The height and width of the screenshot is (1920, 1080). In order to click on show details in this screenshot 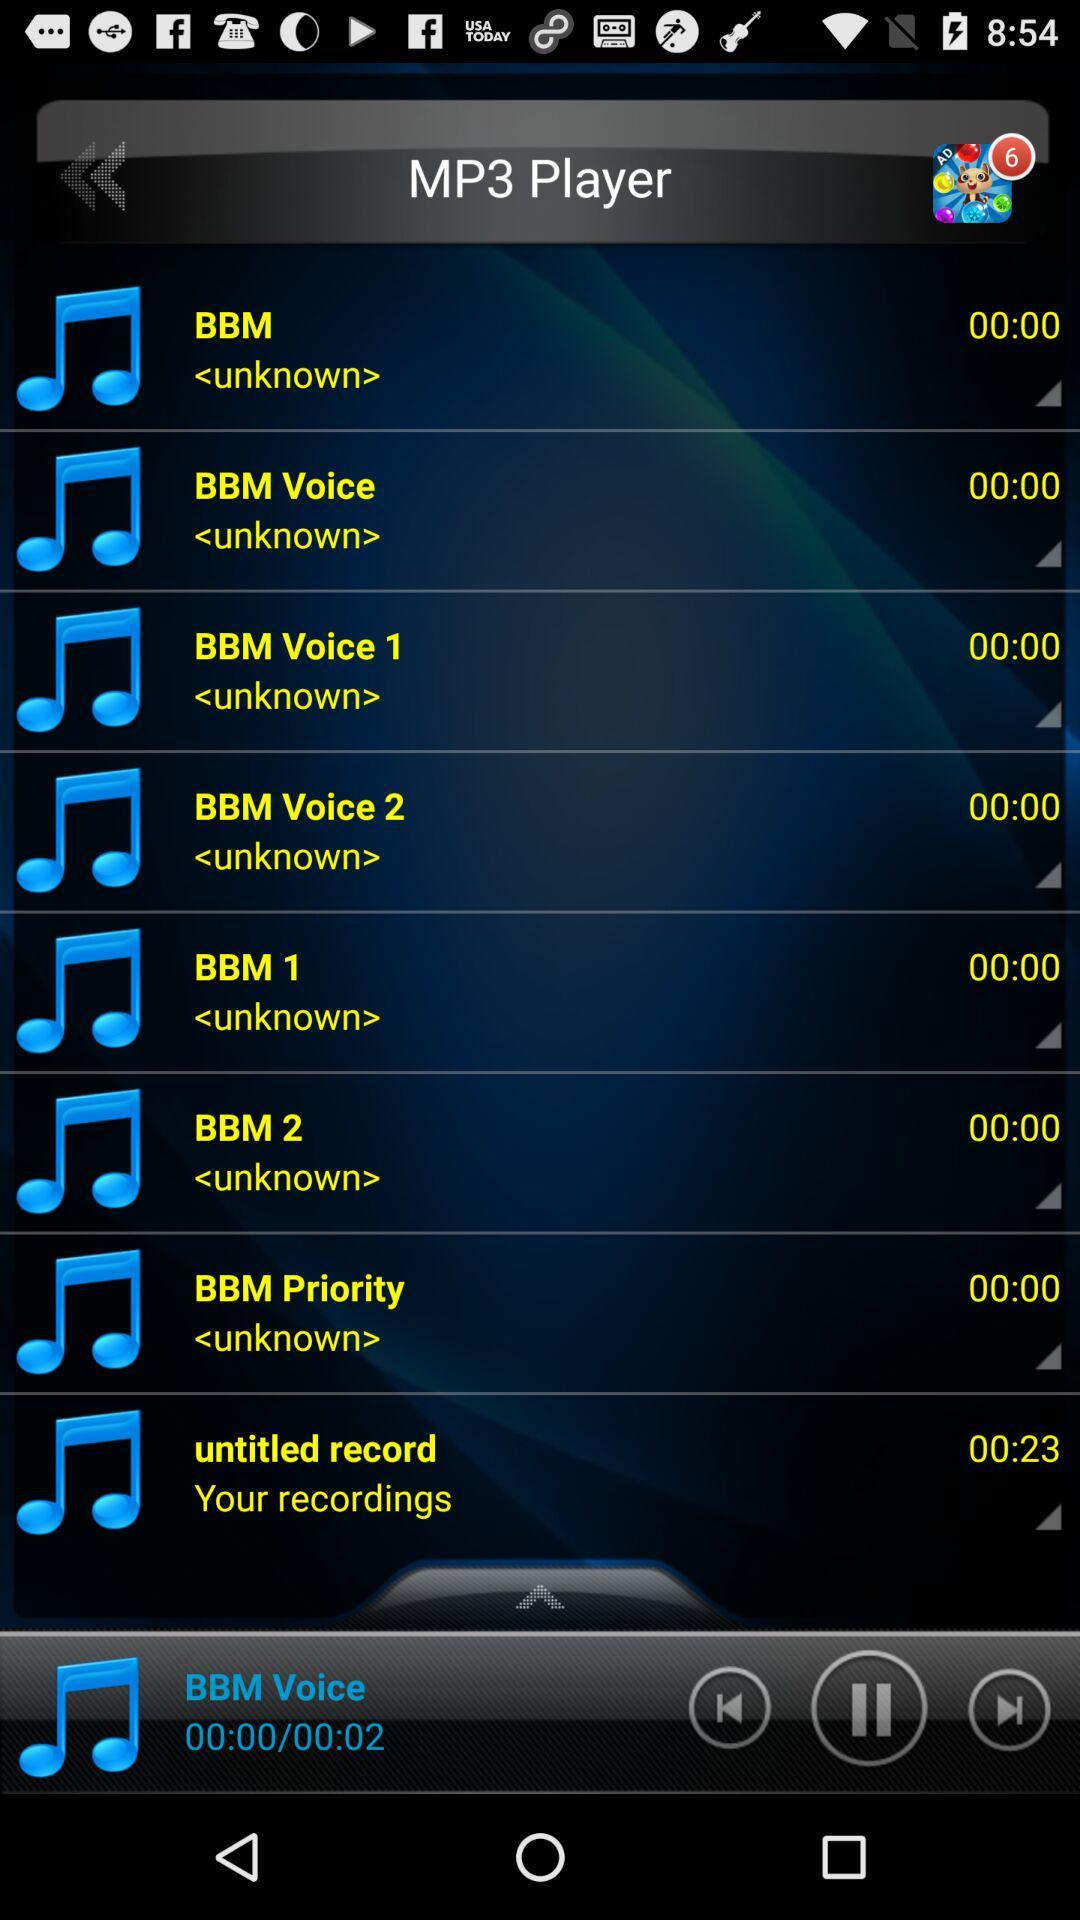, I will do `click(1031, 379)`.